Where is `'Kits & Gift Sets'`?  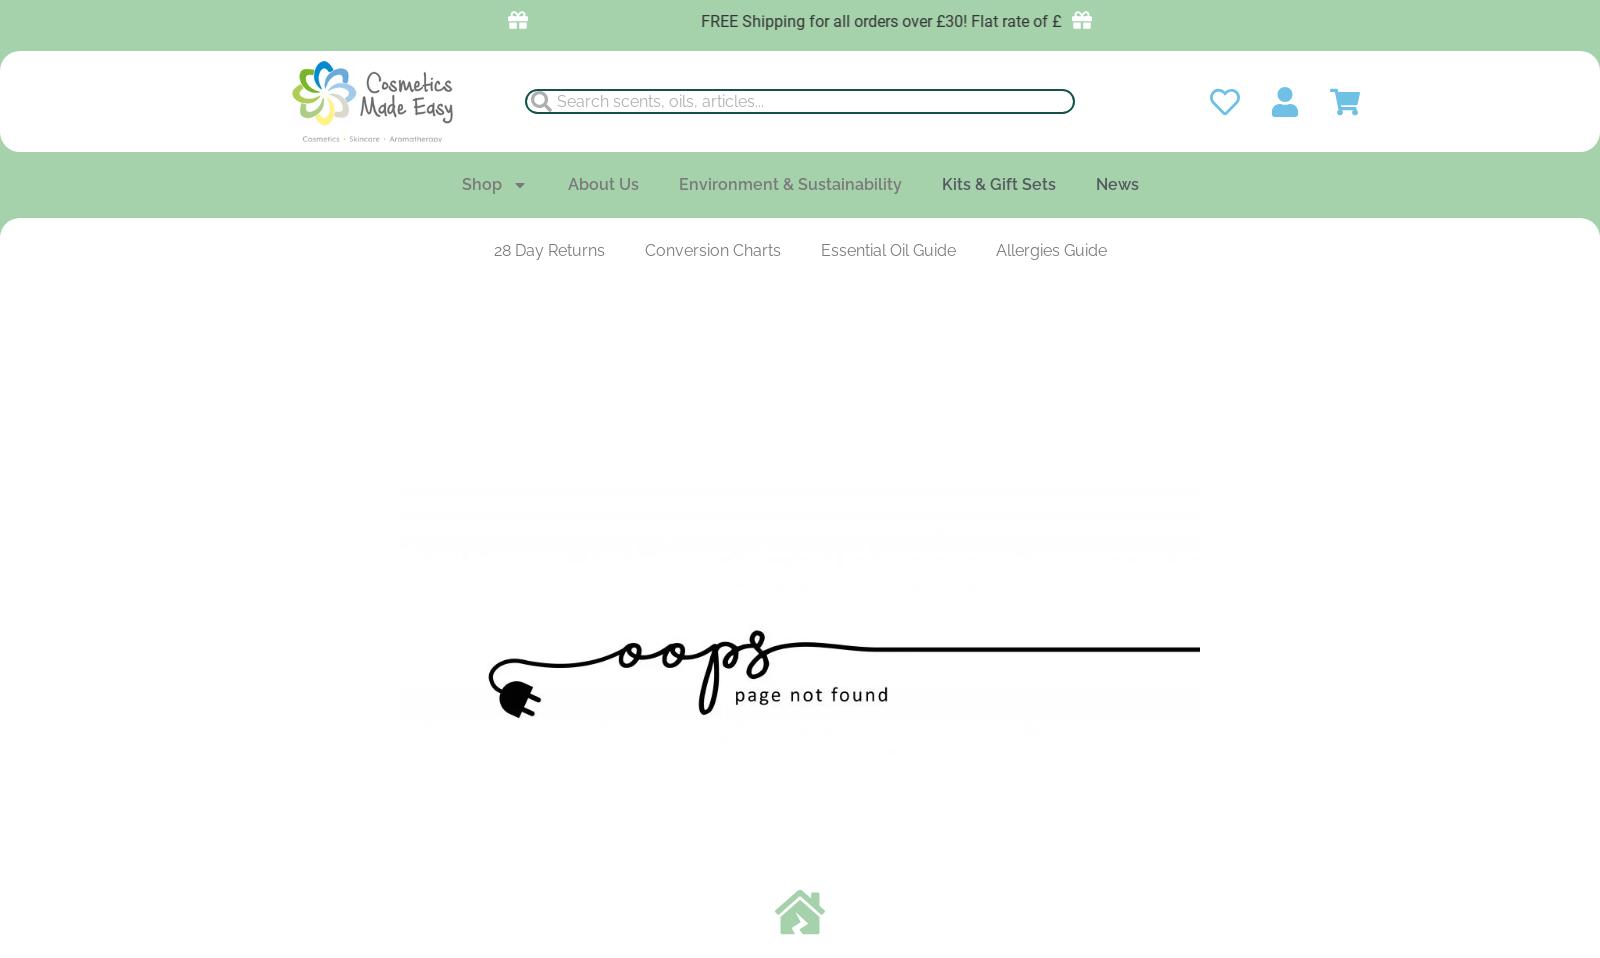
'Kits & Gift Sets' is located at coordinates (997, 183).